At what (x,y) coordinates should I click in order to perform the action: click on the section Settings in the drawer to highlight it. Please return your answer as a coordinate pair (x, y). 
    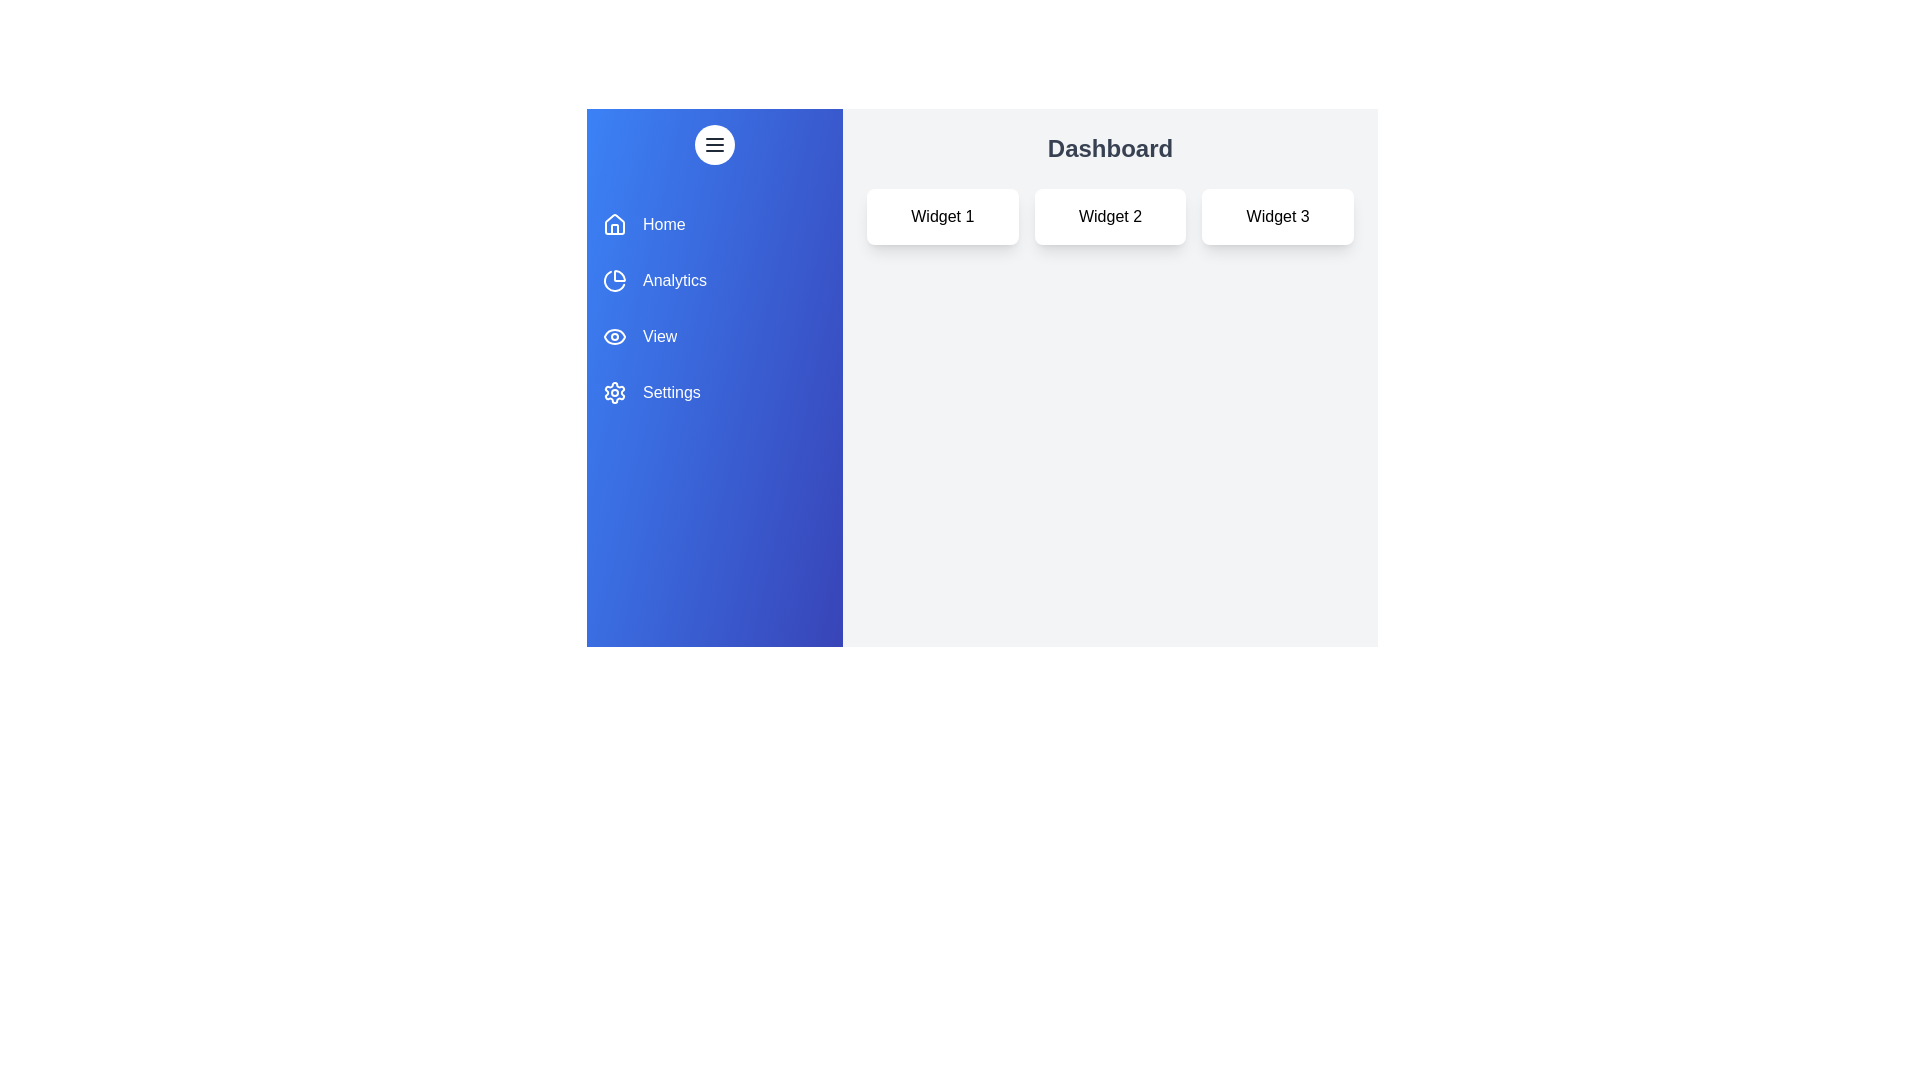
    Looking at the image, I should click on (715, 393).